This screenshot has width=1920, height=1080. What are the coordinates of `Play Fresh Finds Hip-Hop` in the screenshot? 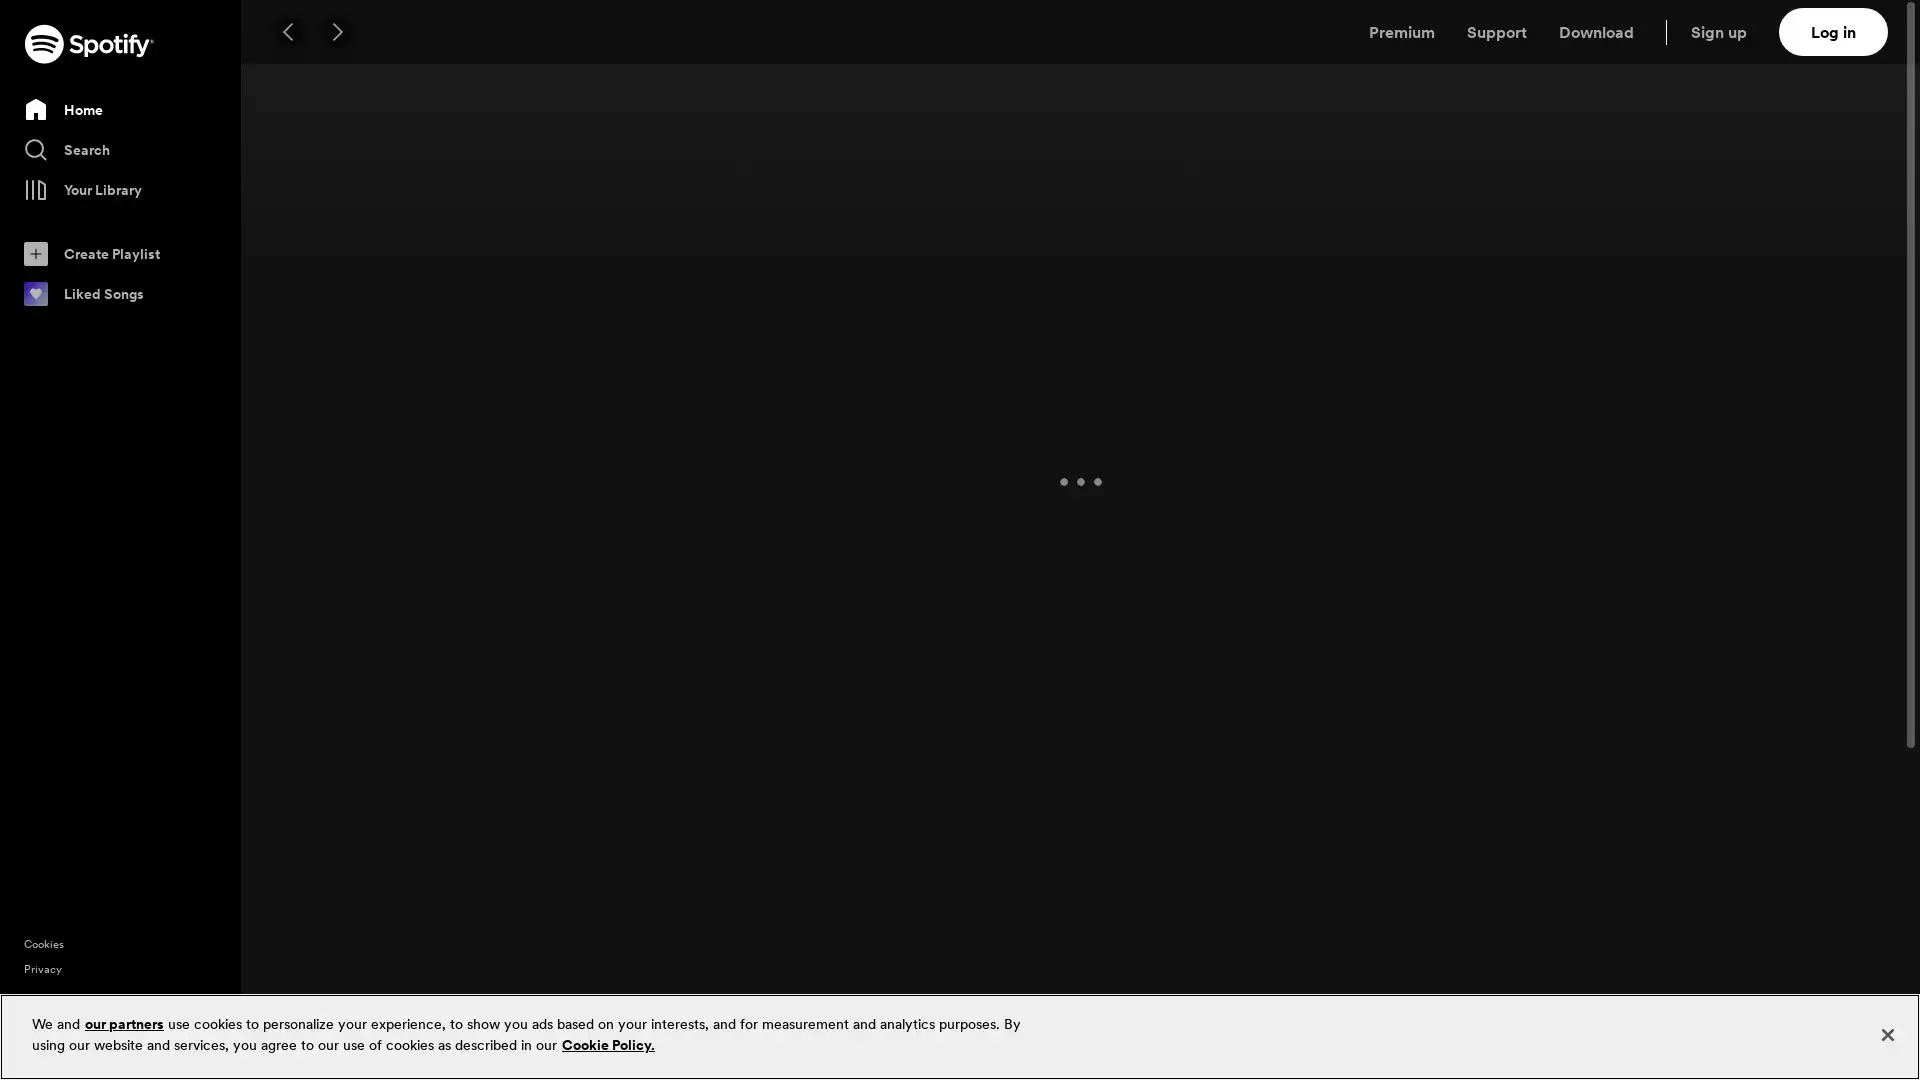 It's located at (815, 277).